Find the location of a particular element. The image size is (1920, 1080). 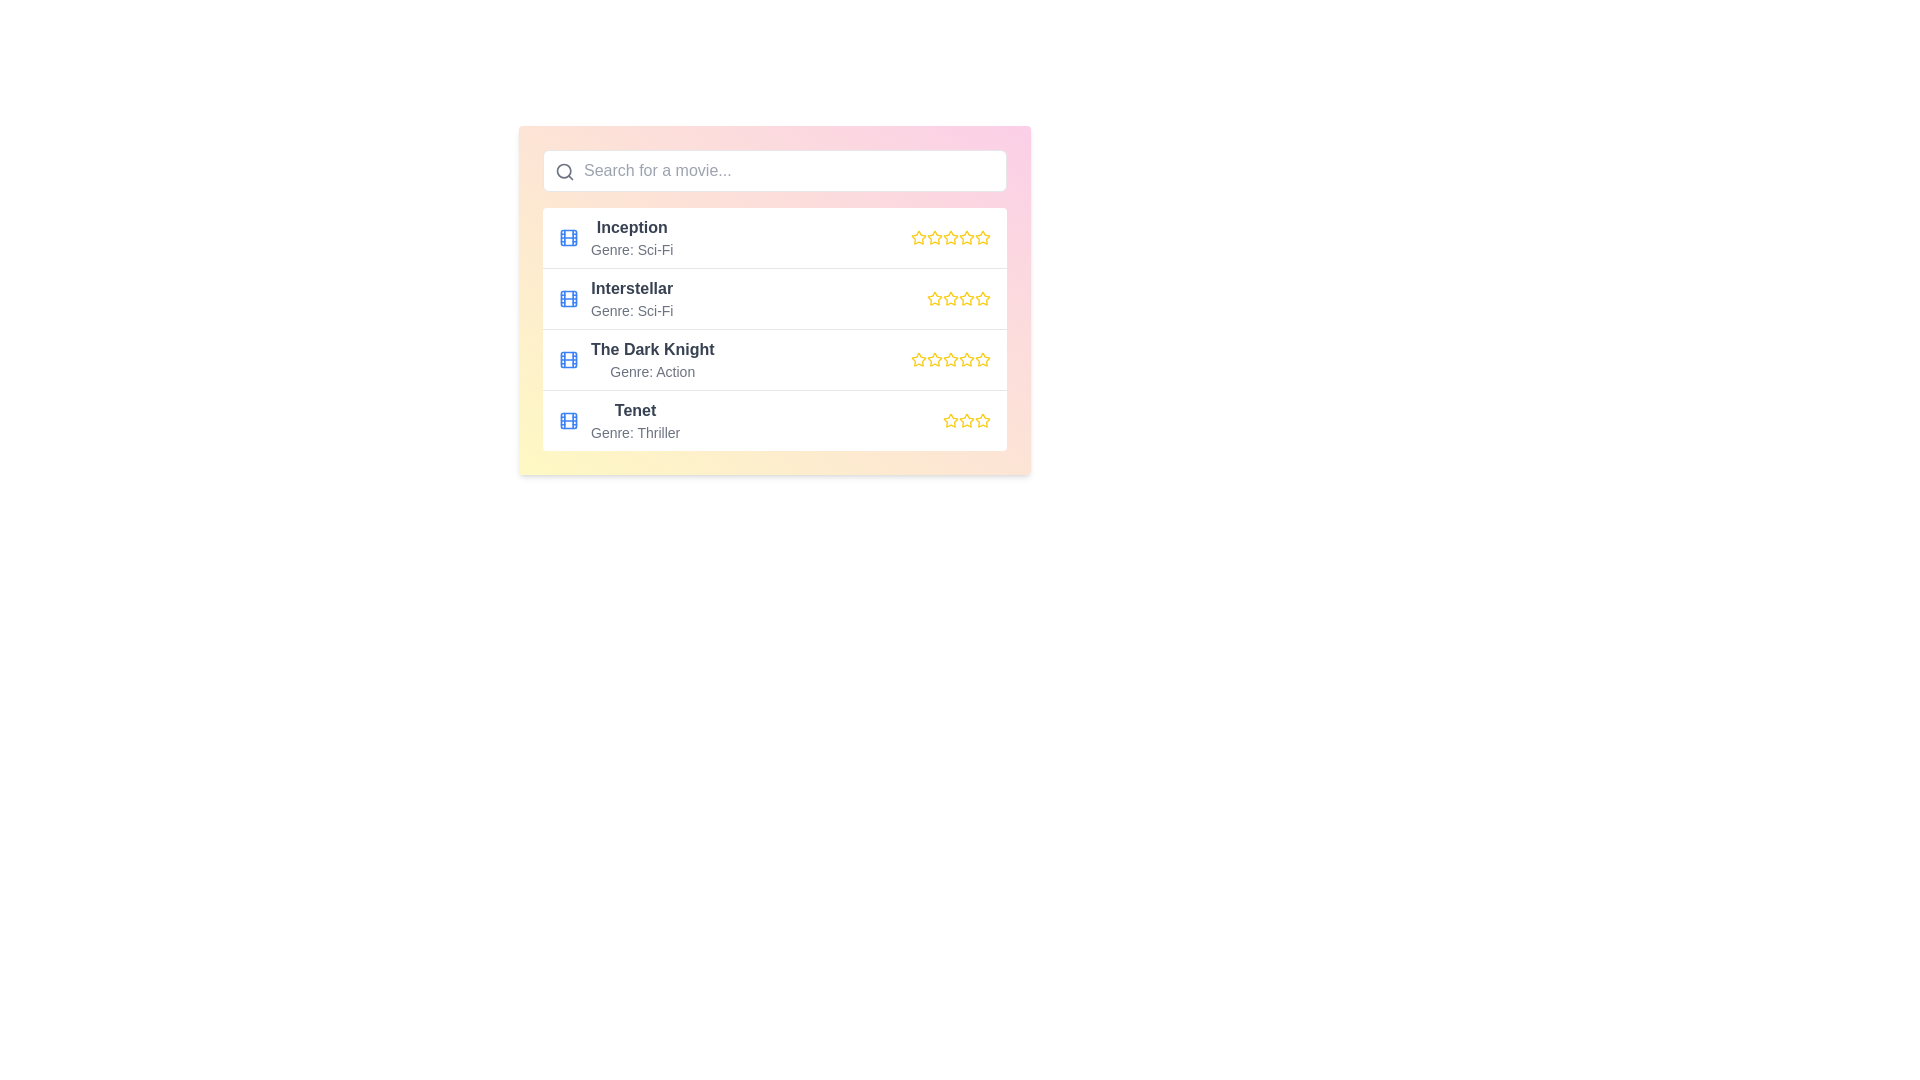

the yellow star icon with a stroke-style design, which is the fourth star in the rating system next to the movie 'Interstellar' in the second row of the movie list is located at coordinates (983, 298).